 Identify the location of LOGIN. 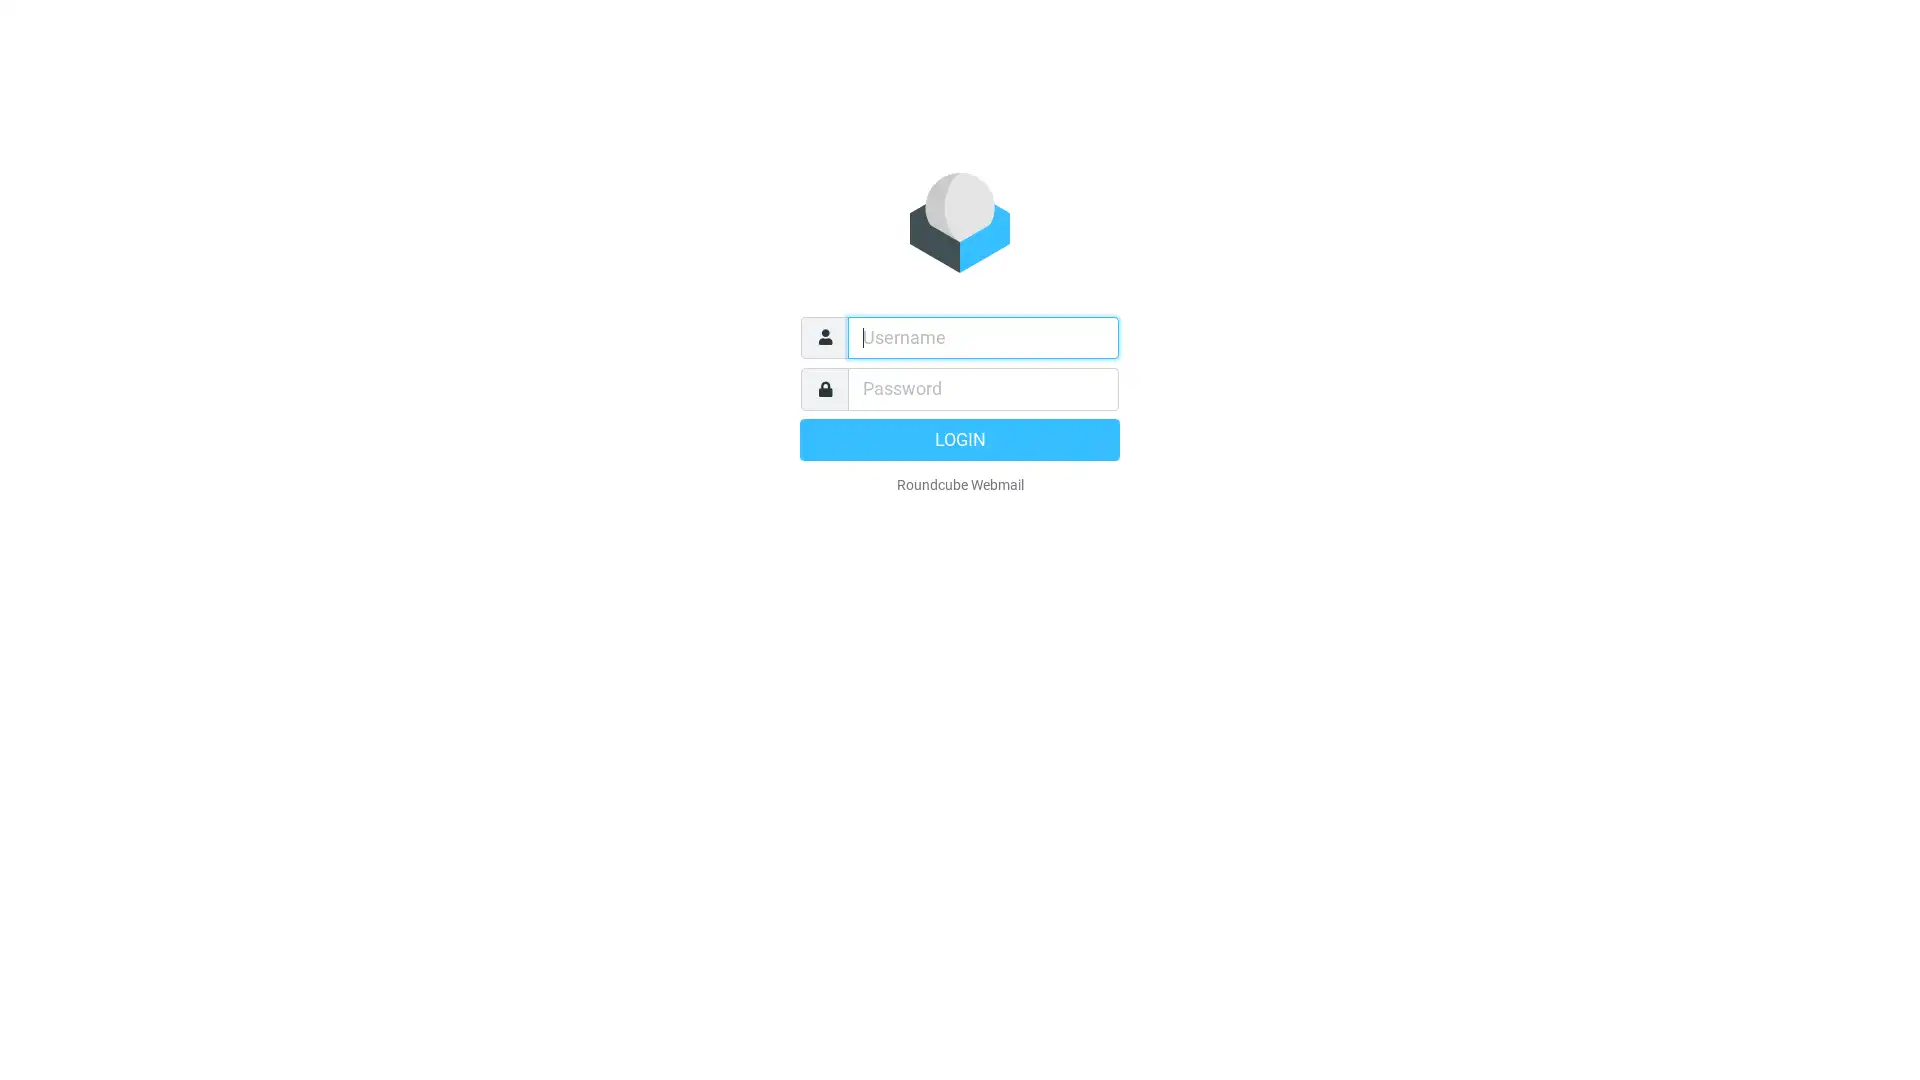
(960, 438).